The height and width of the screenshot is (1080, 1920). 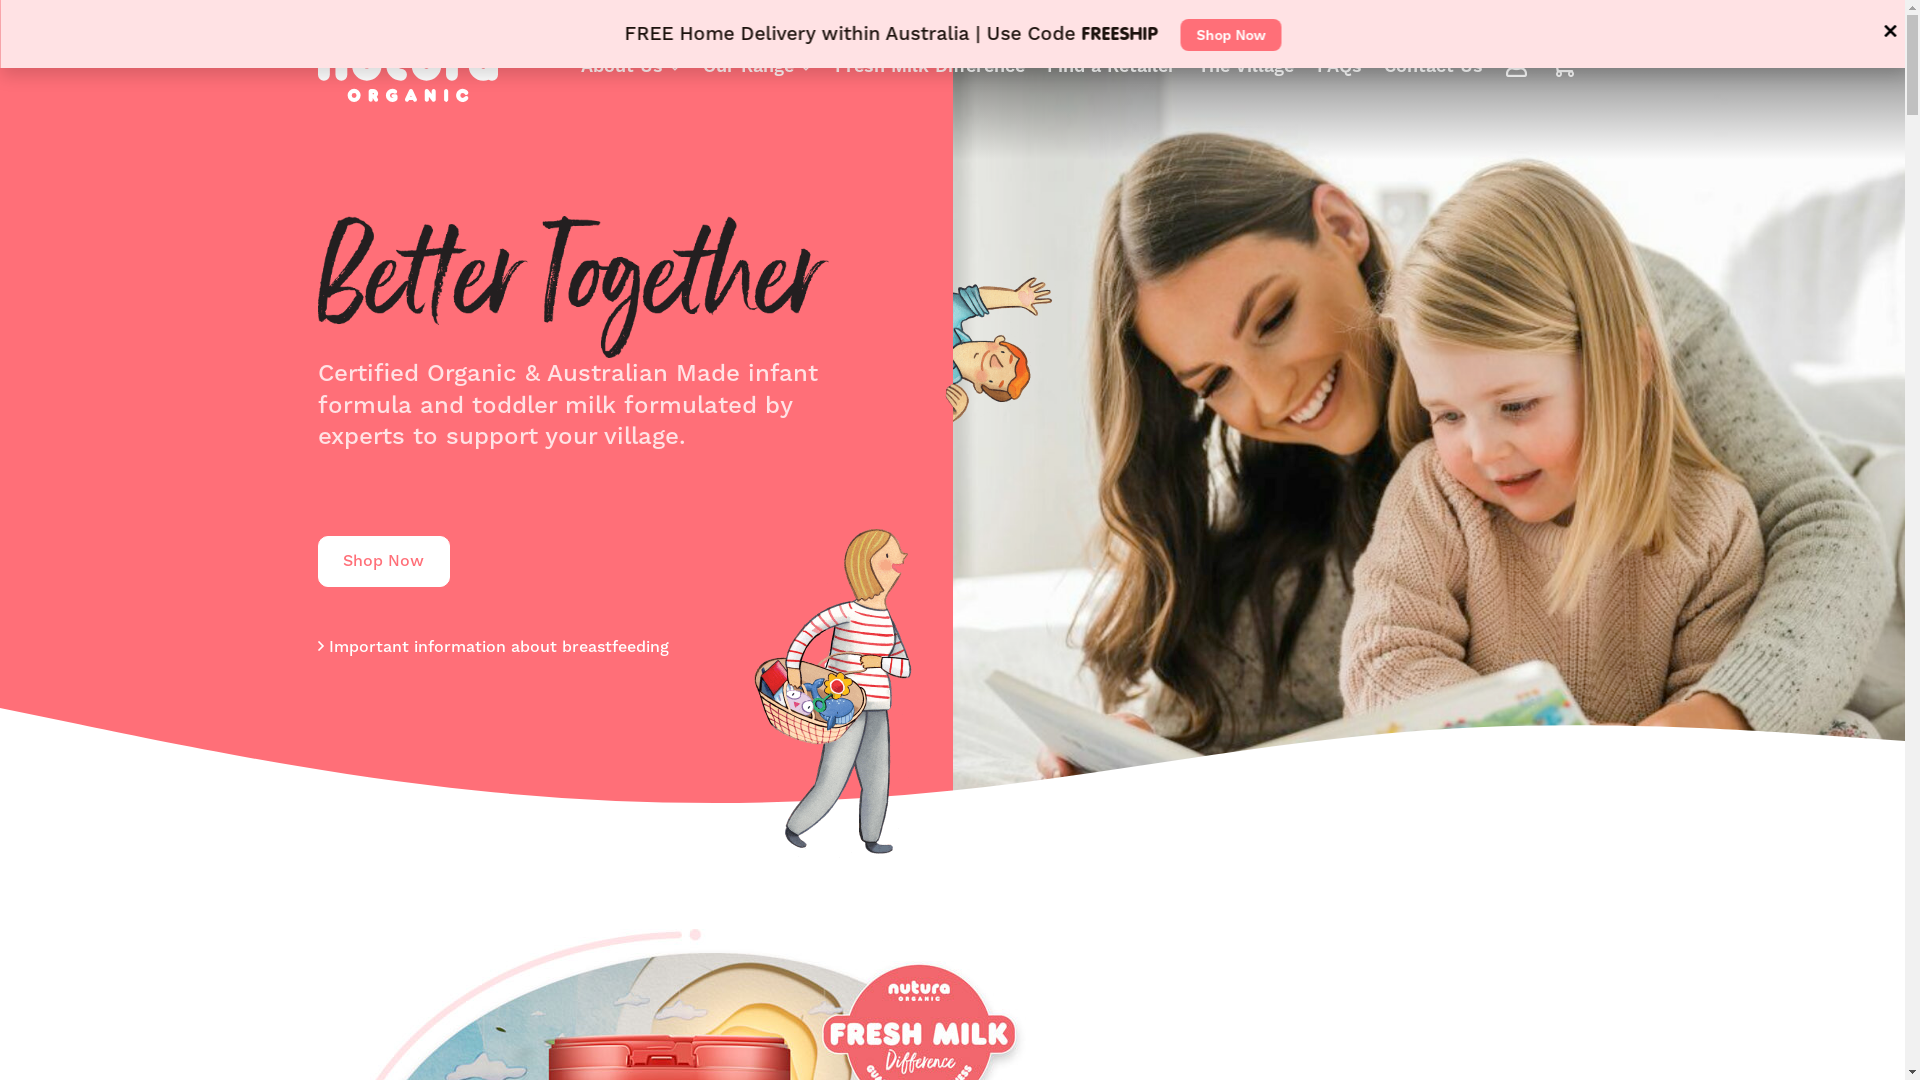 I want to click on 'Close this module', so click(x=1874, y=30).